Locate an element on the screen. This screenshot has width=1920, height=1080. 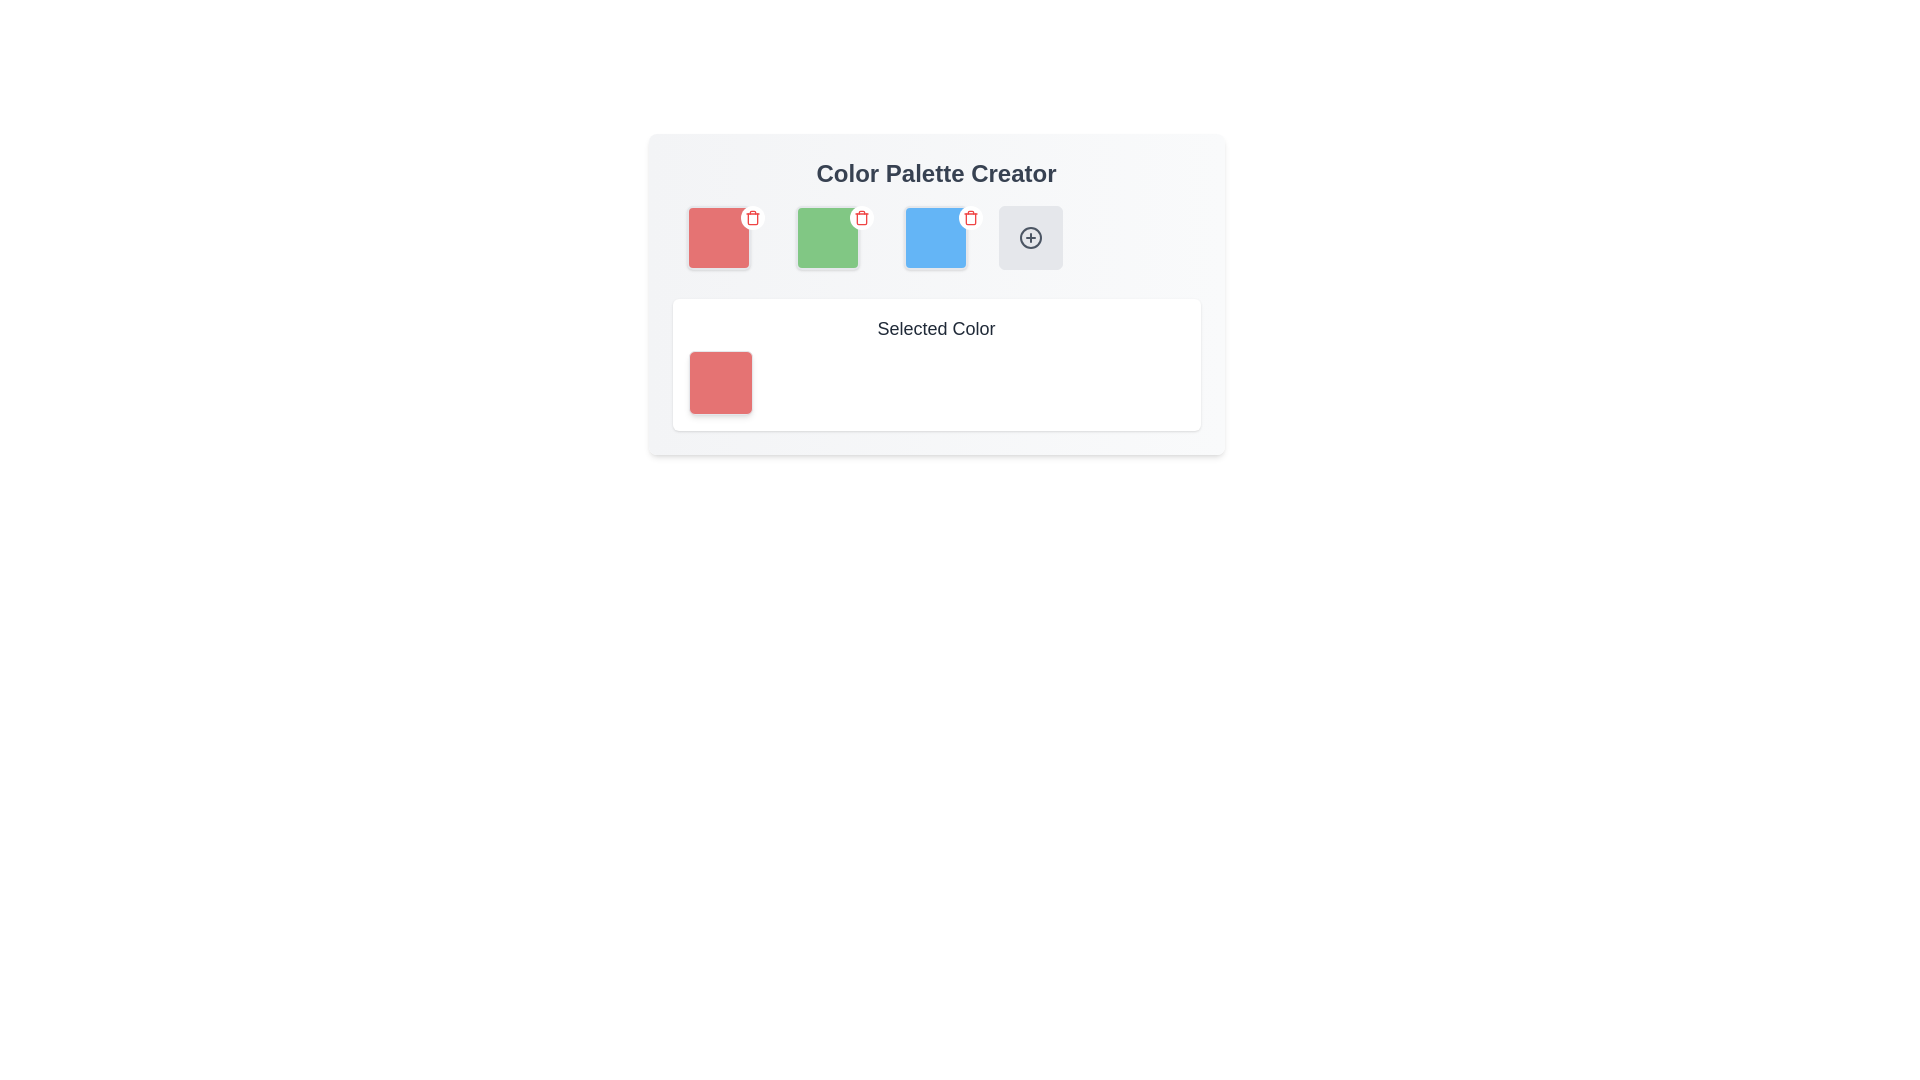
the small circular button with a white background and a red trash bin icon is located at coordinates (862, 218).